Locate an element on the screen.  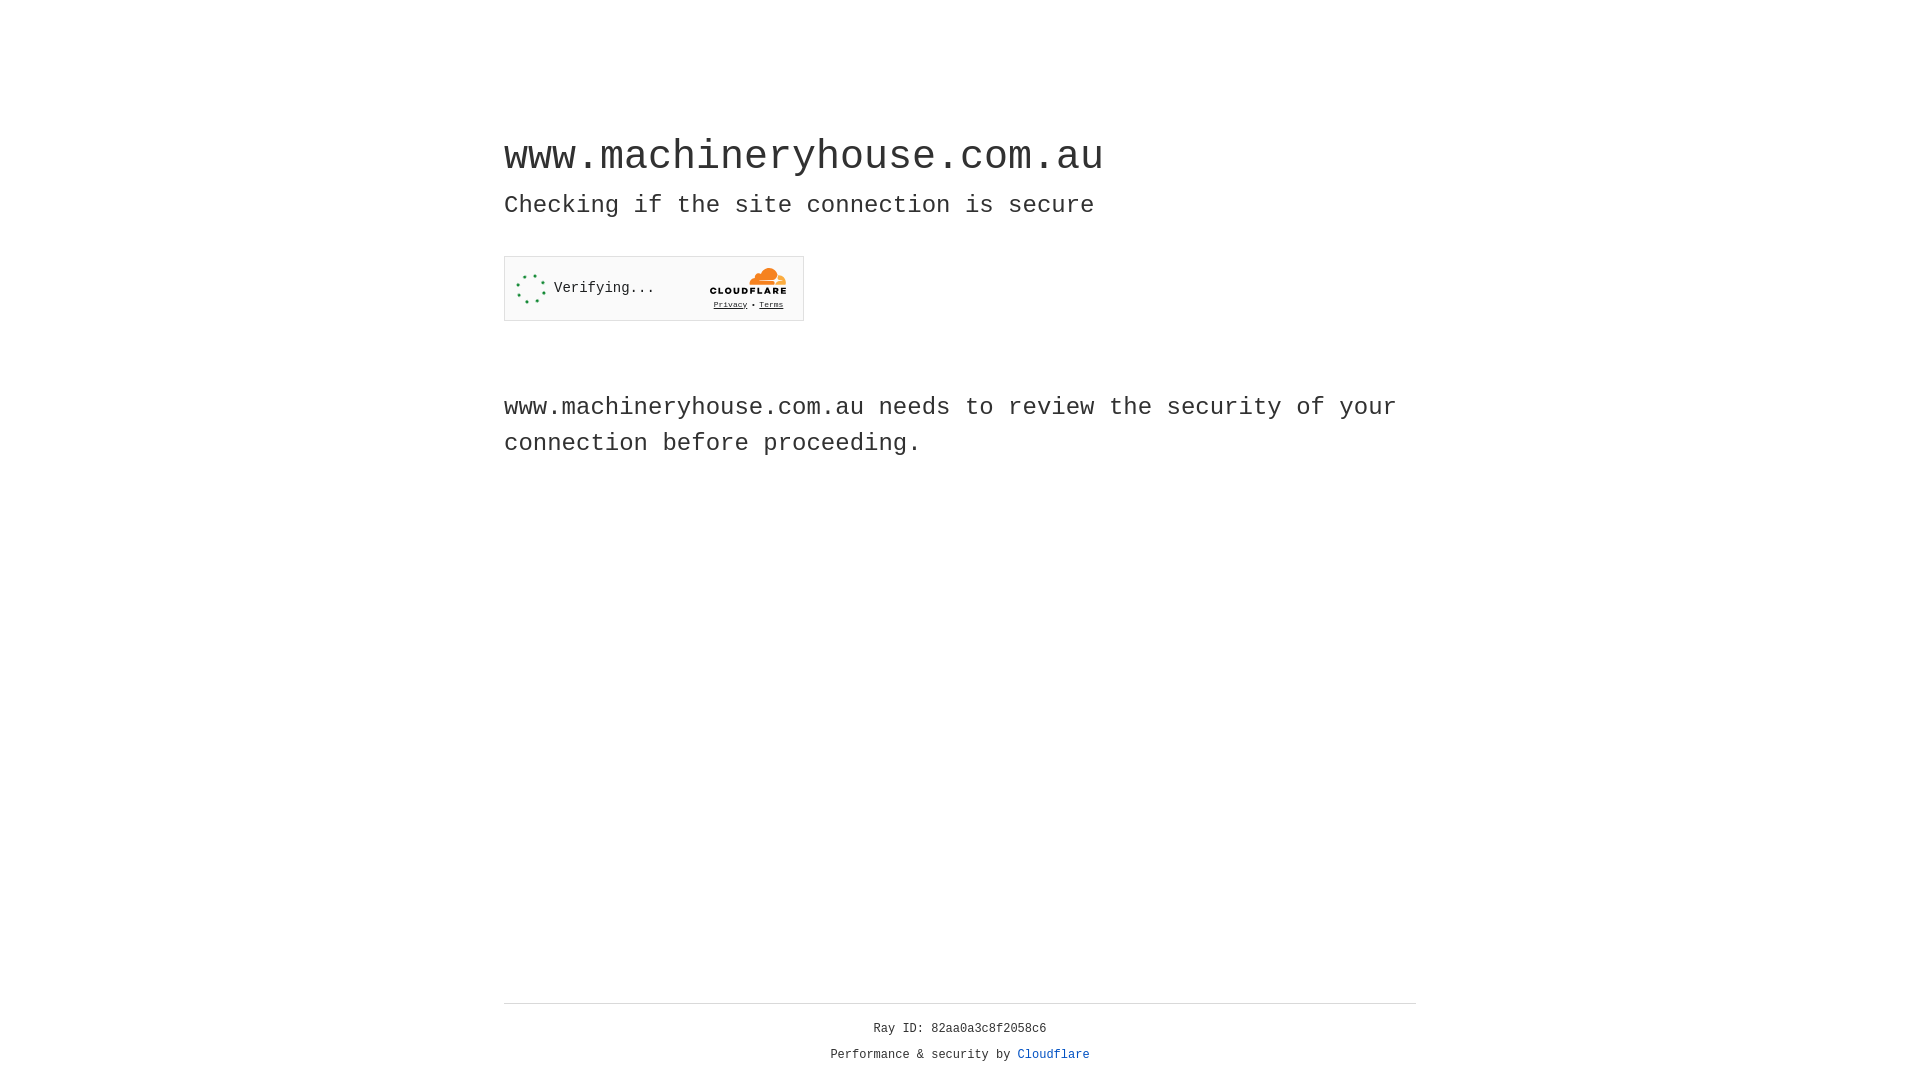
'Cloudflare' is located at coordinates (1053, 1054).